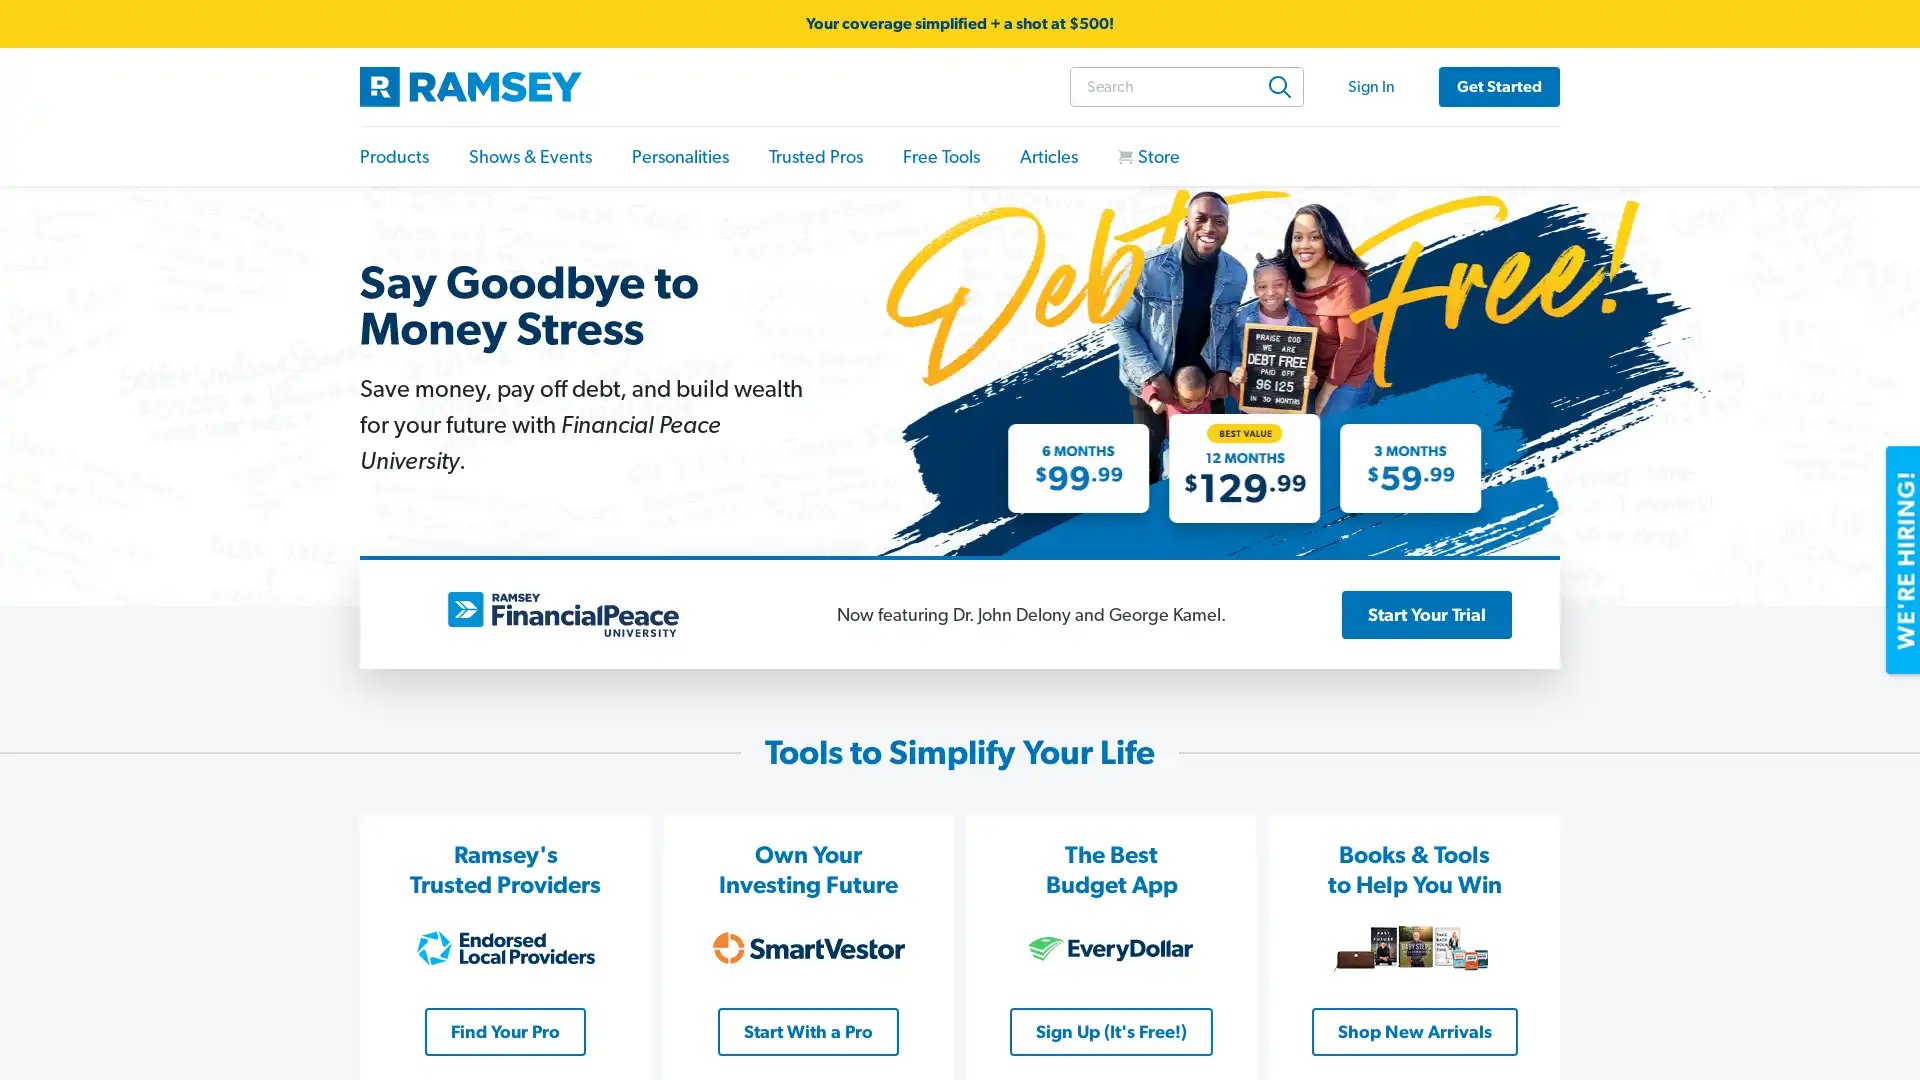 The image size is (1920, 1080). What do you see at coordinates (505, 1030) in the screenshot?
I see `Find Your Pro` at bounding box center [505, 1030].